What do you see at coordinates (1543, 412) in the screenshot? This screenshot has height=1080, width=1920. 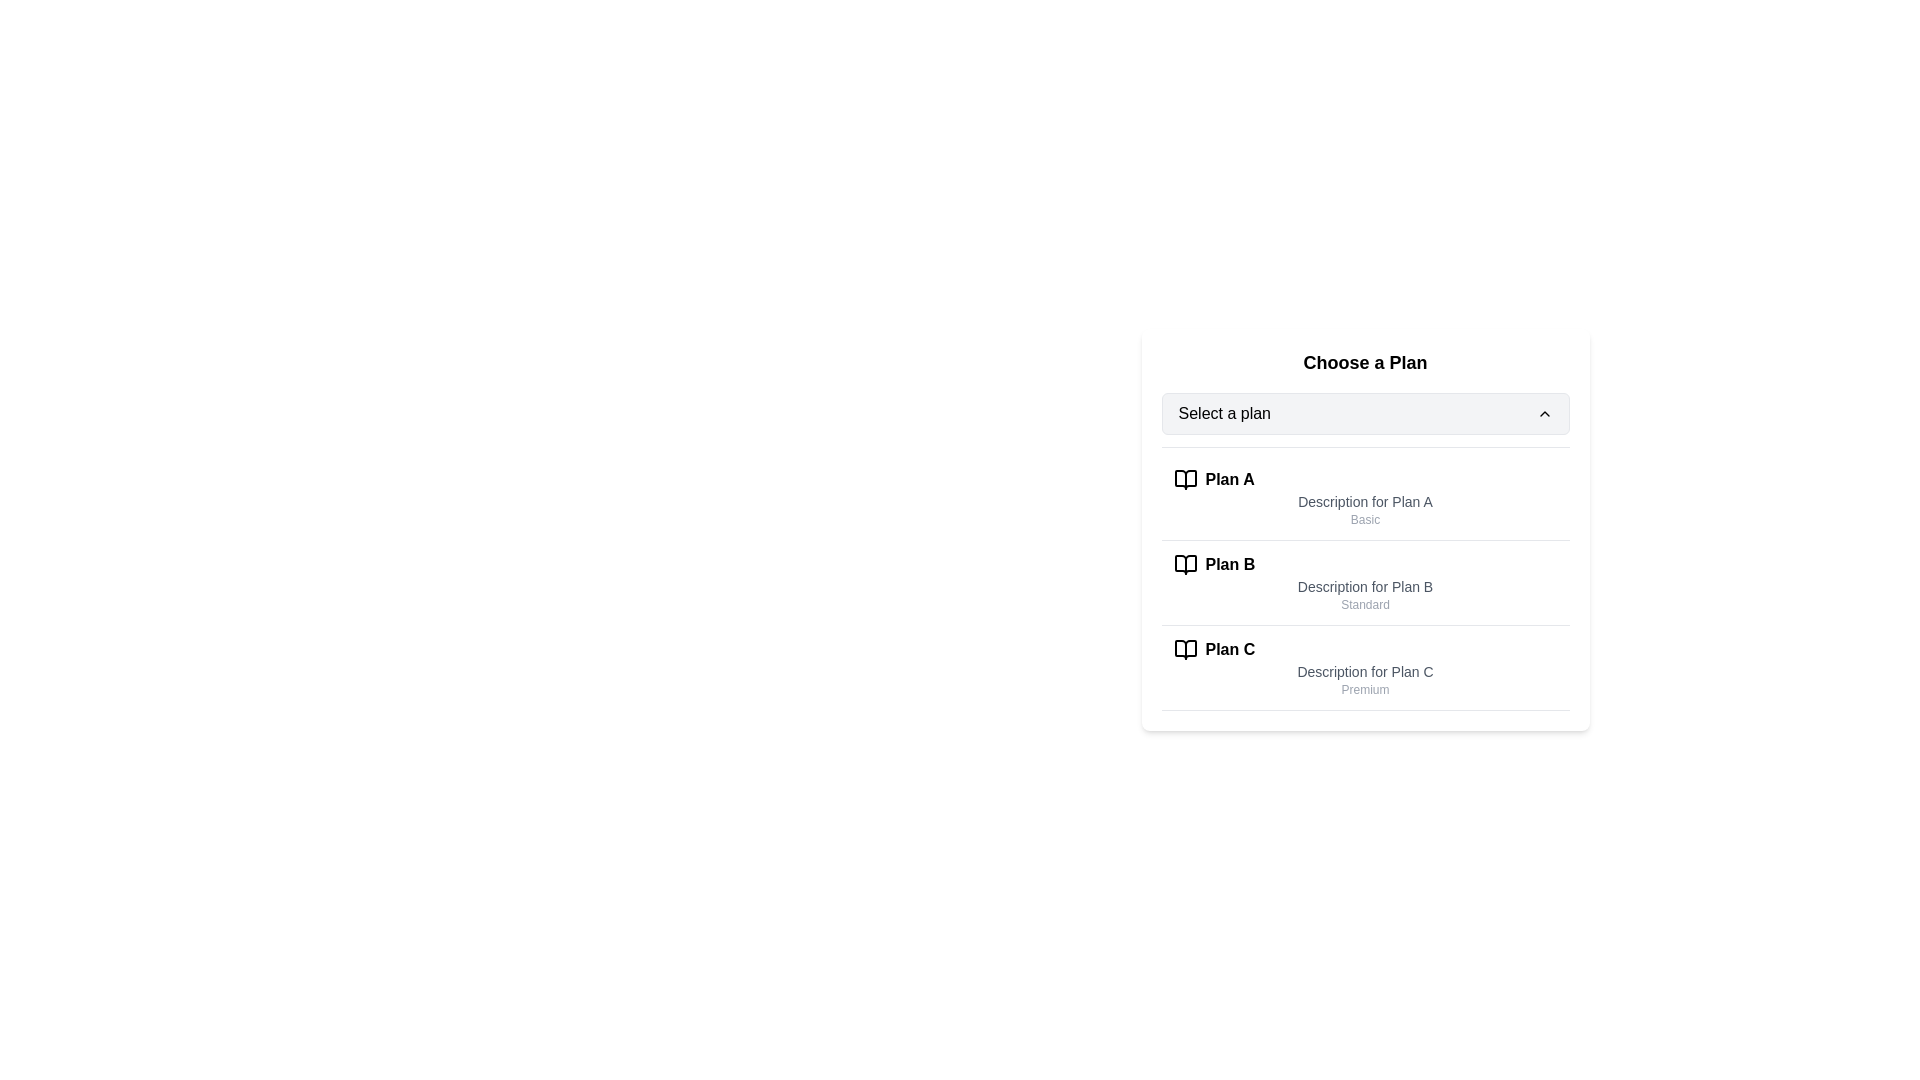 I see `the Chevron Up icon located on the far-right side of the 'Select a plan' dropdown area` at bounding box center [1543, 412].